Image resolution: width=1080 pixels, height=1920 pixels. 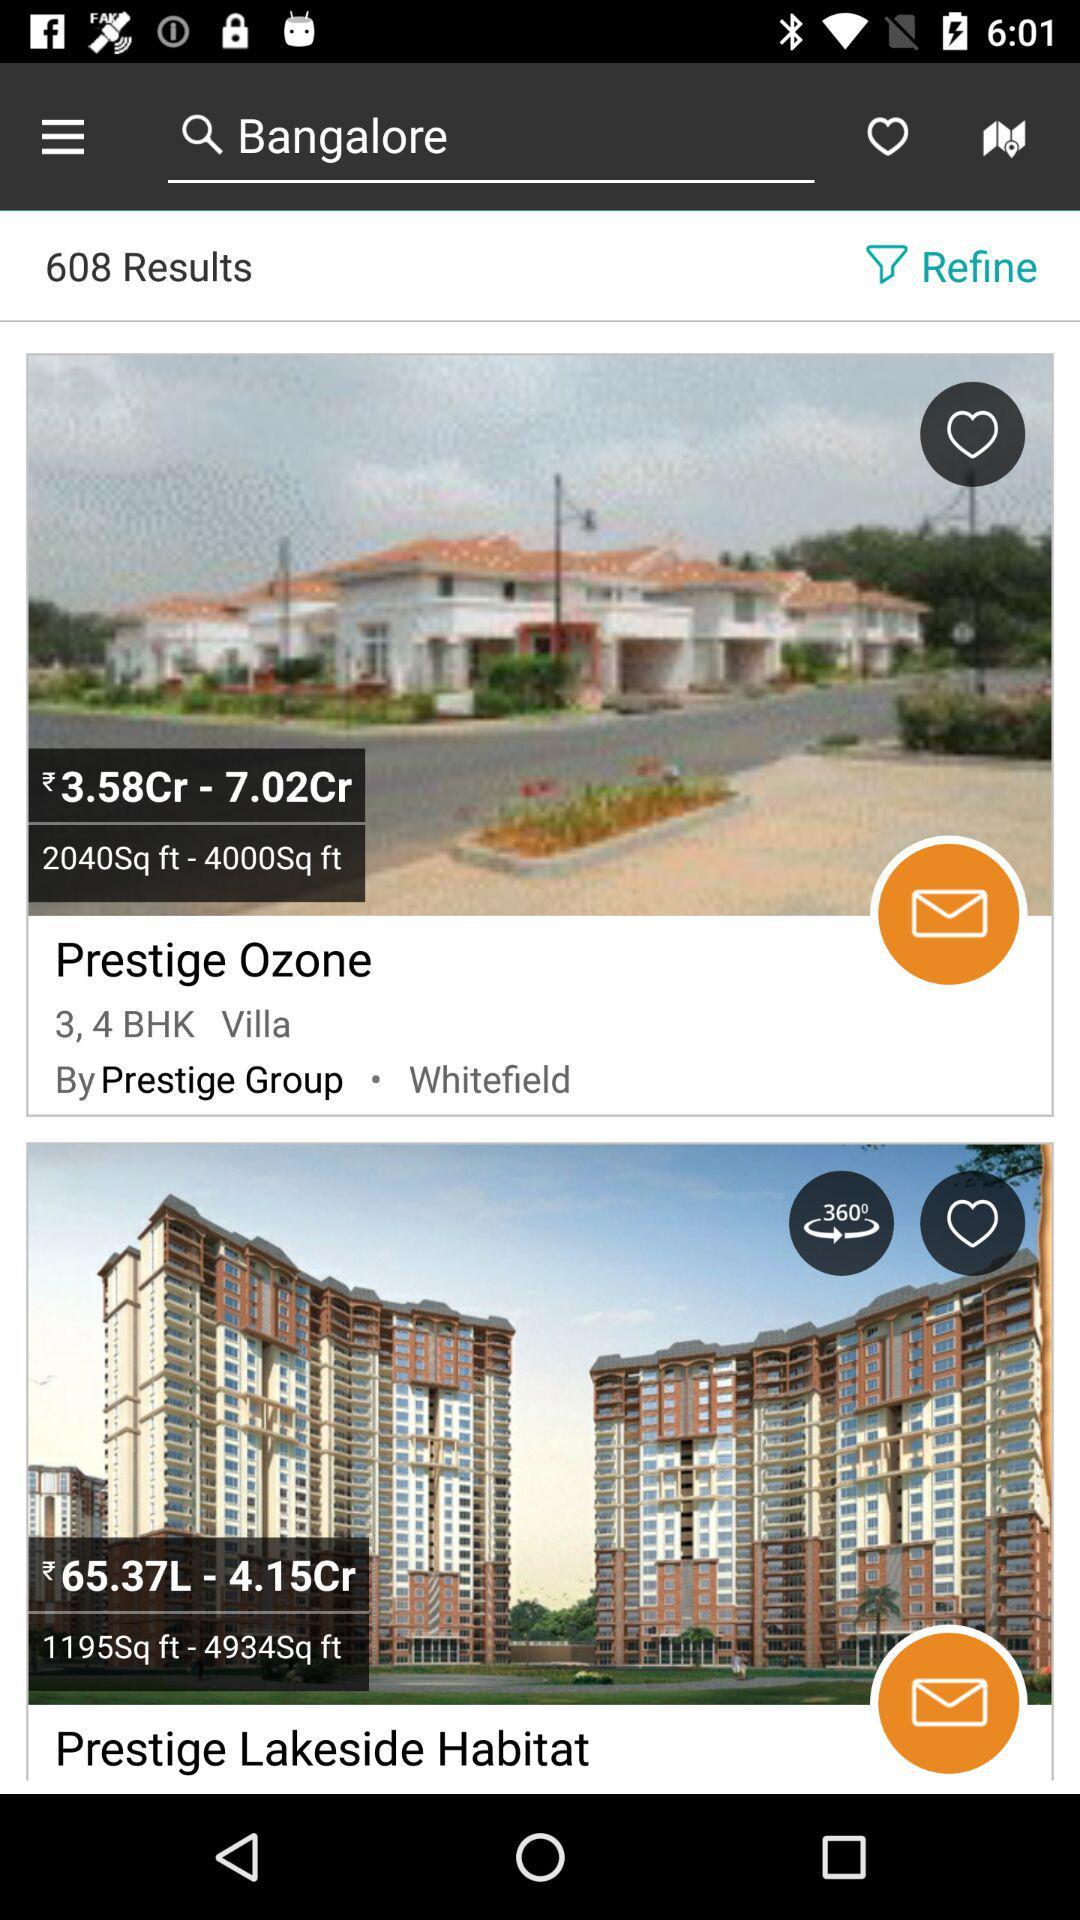 I want to click on wishlist, so click(x=886, y=135).